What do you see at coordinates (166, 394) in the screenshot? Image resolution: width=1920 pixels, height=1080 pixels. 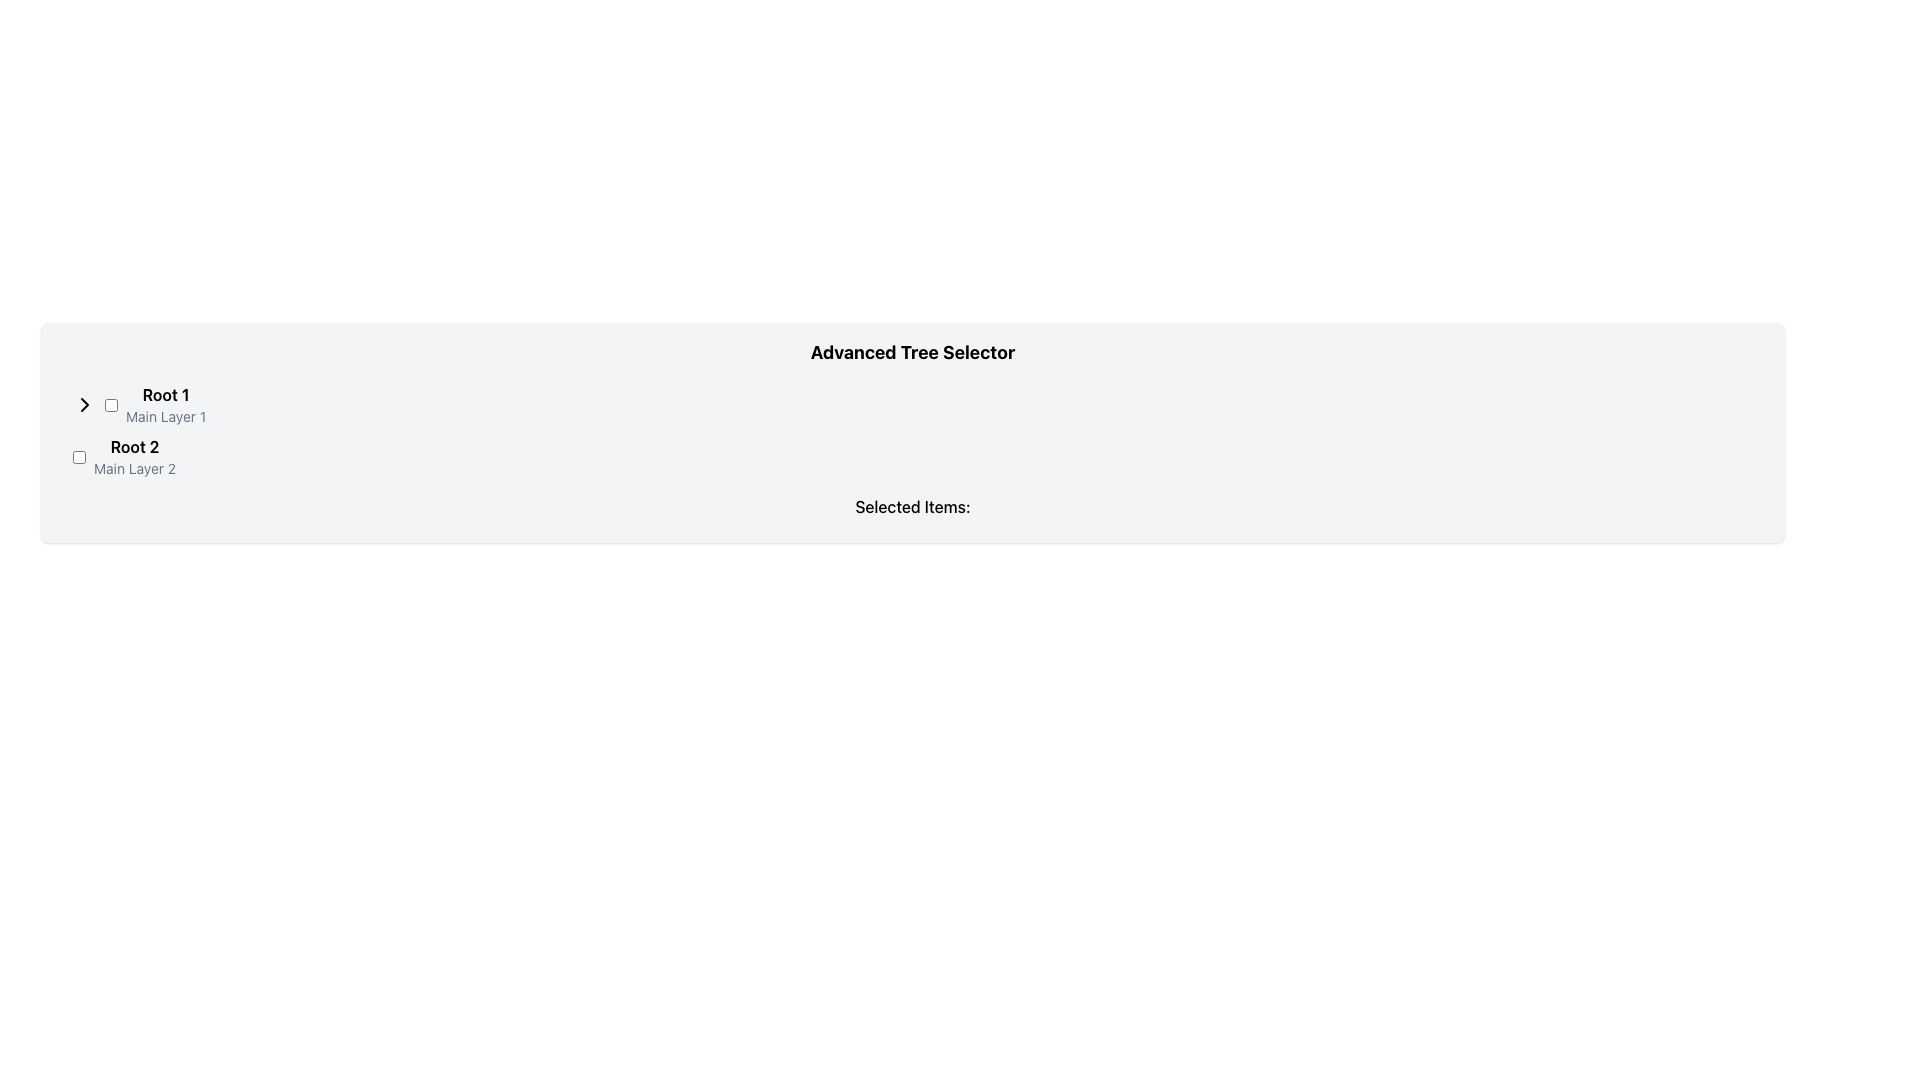 I see `the first text label indicating the title of the first root element in the tree hierarchy, which is positioned above 'Main Layer 1'` at bounding box center [166, 394].